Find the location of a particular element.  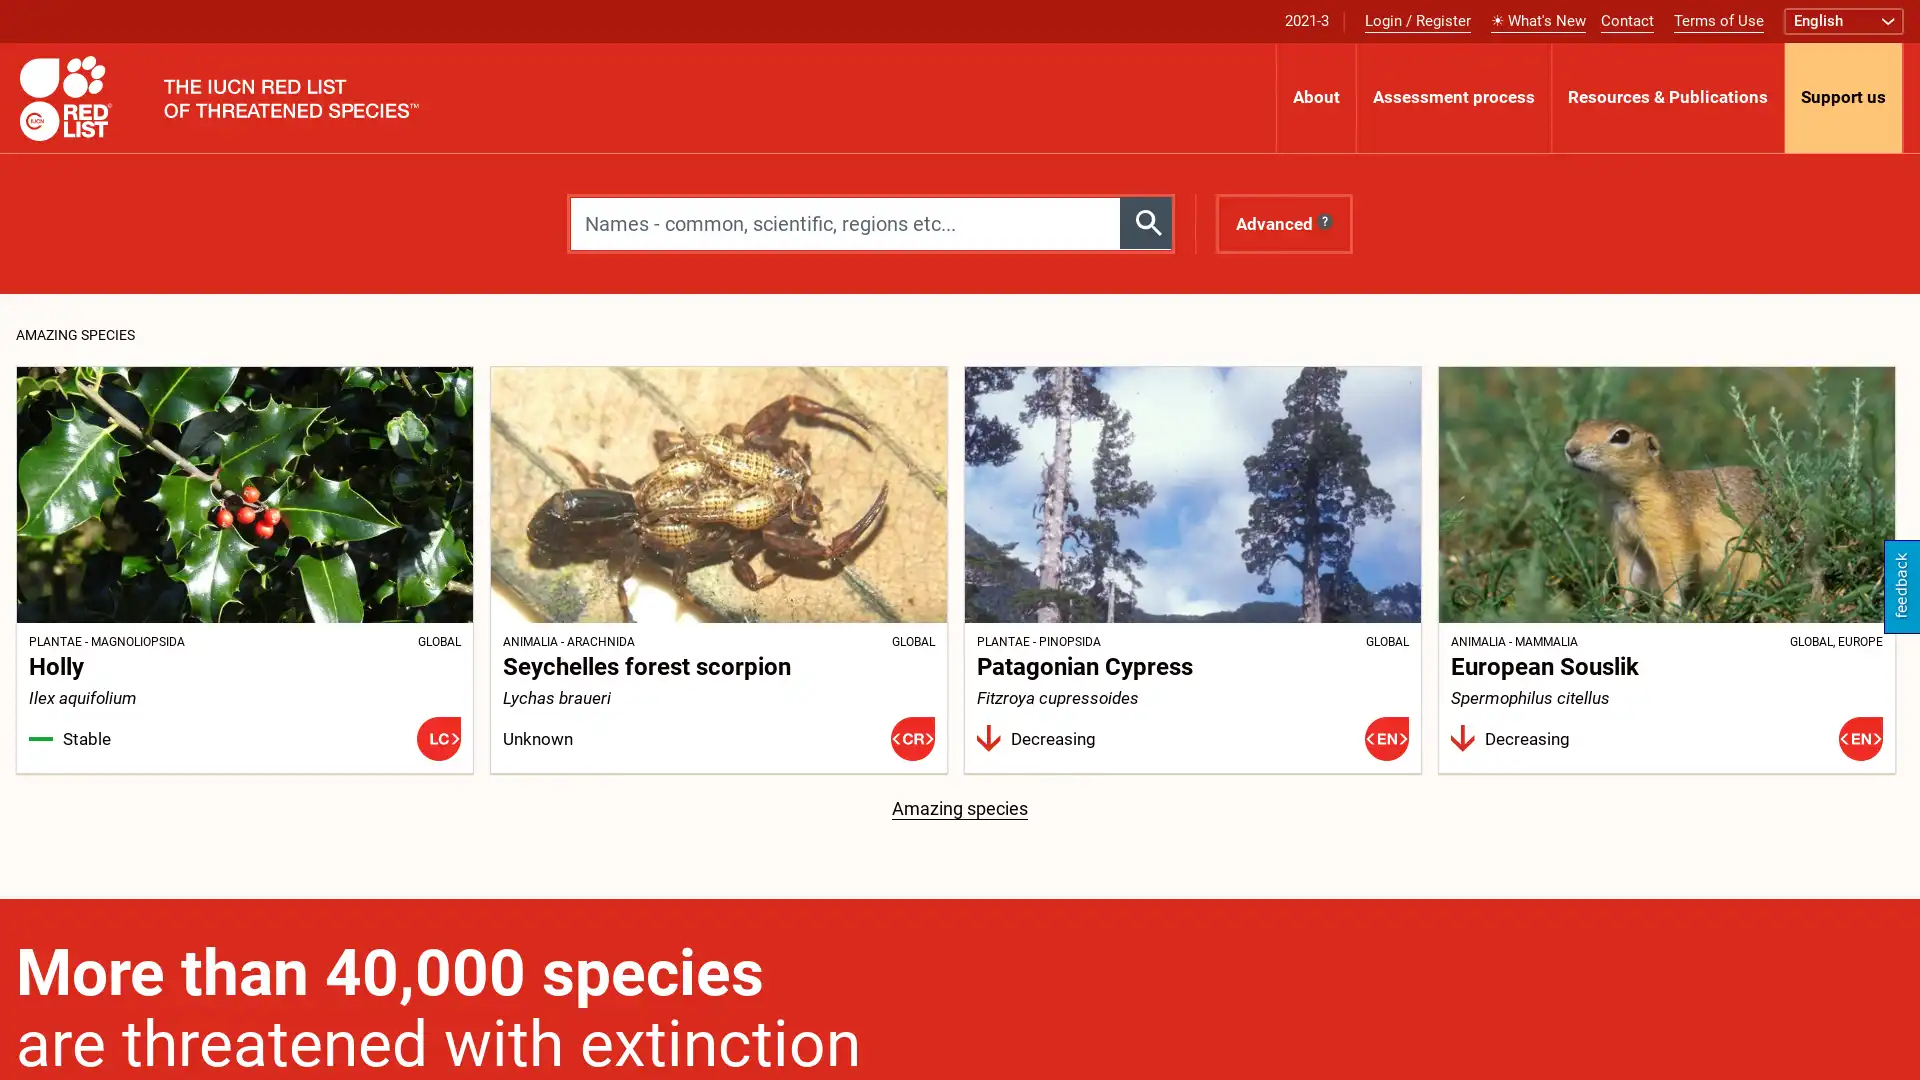

More is located at coordinates (1902, 97).